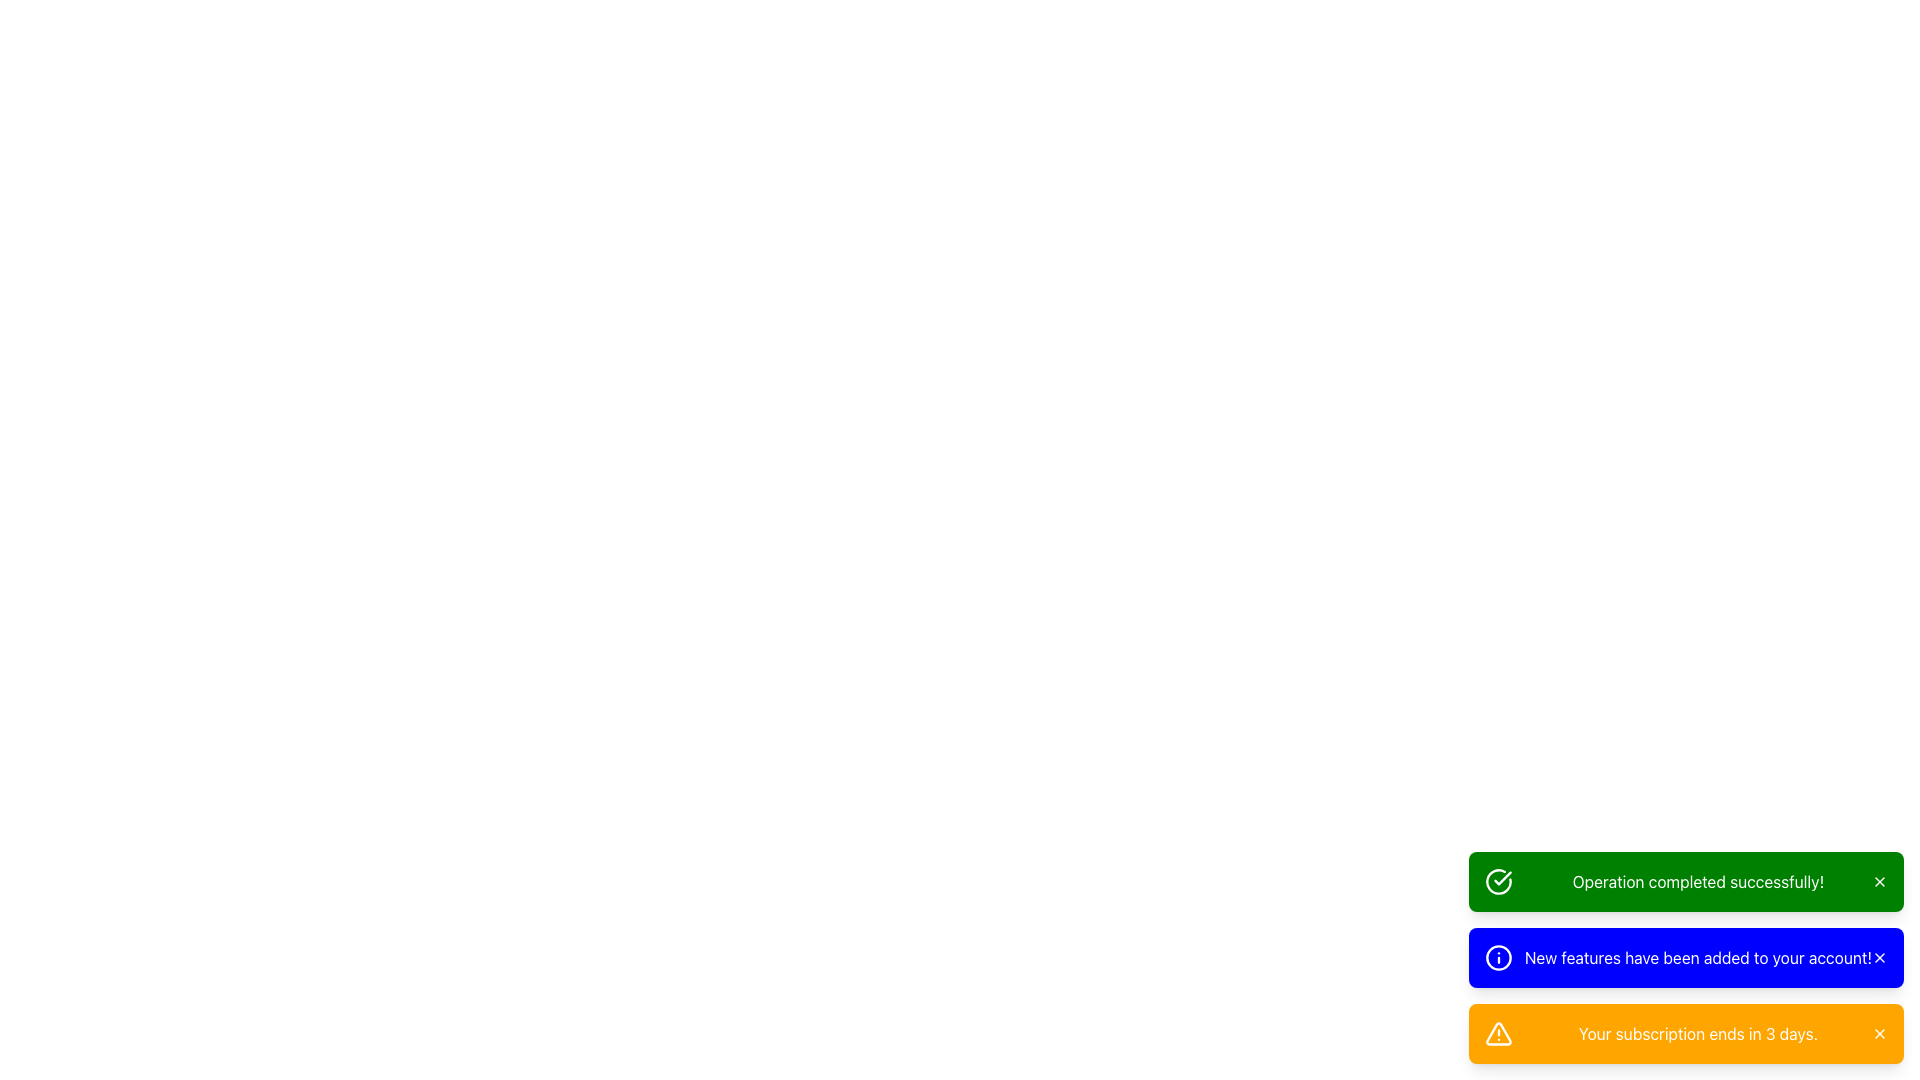  I want to click on the bottommost notification card with an orange background that contains the message 'Your subscription ends in 3 days.', so click(1685, 1033).